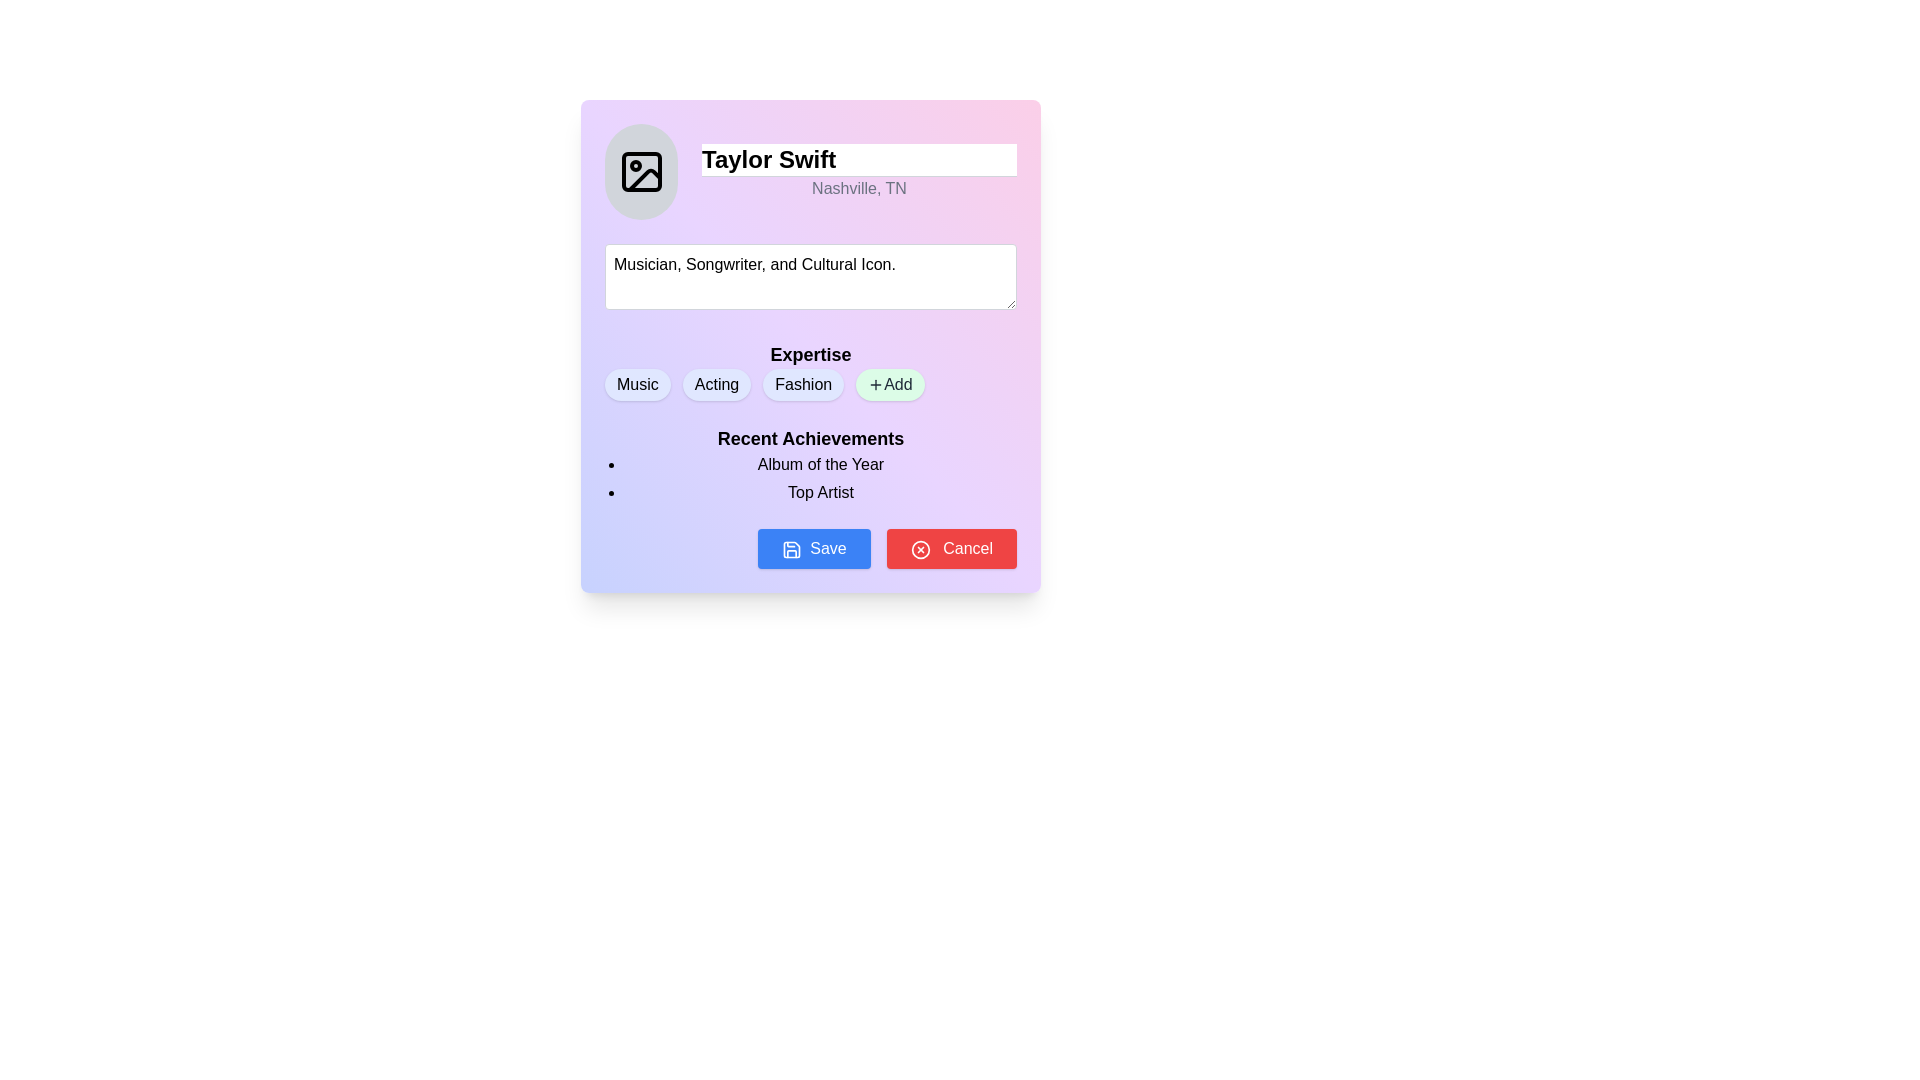  I want to click on the 'Music' category label button, which is a pill-shaped button with bold, black text on a soft indigo background, located under the 'Expertise' text, so click(636, 385).